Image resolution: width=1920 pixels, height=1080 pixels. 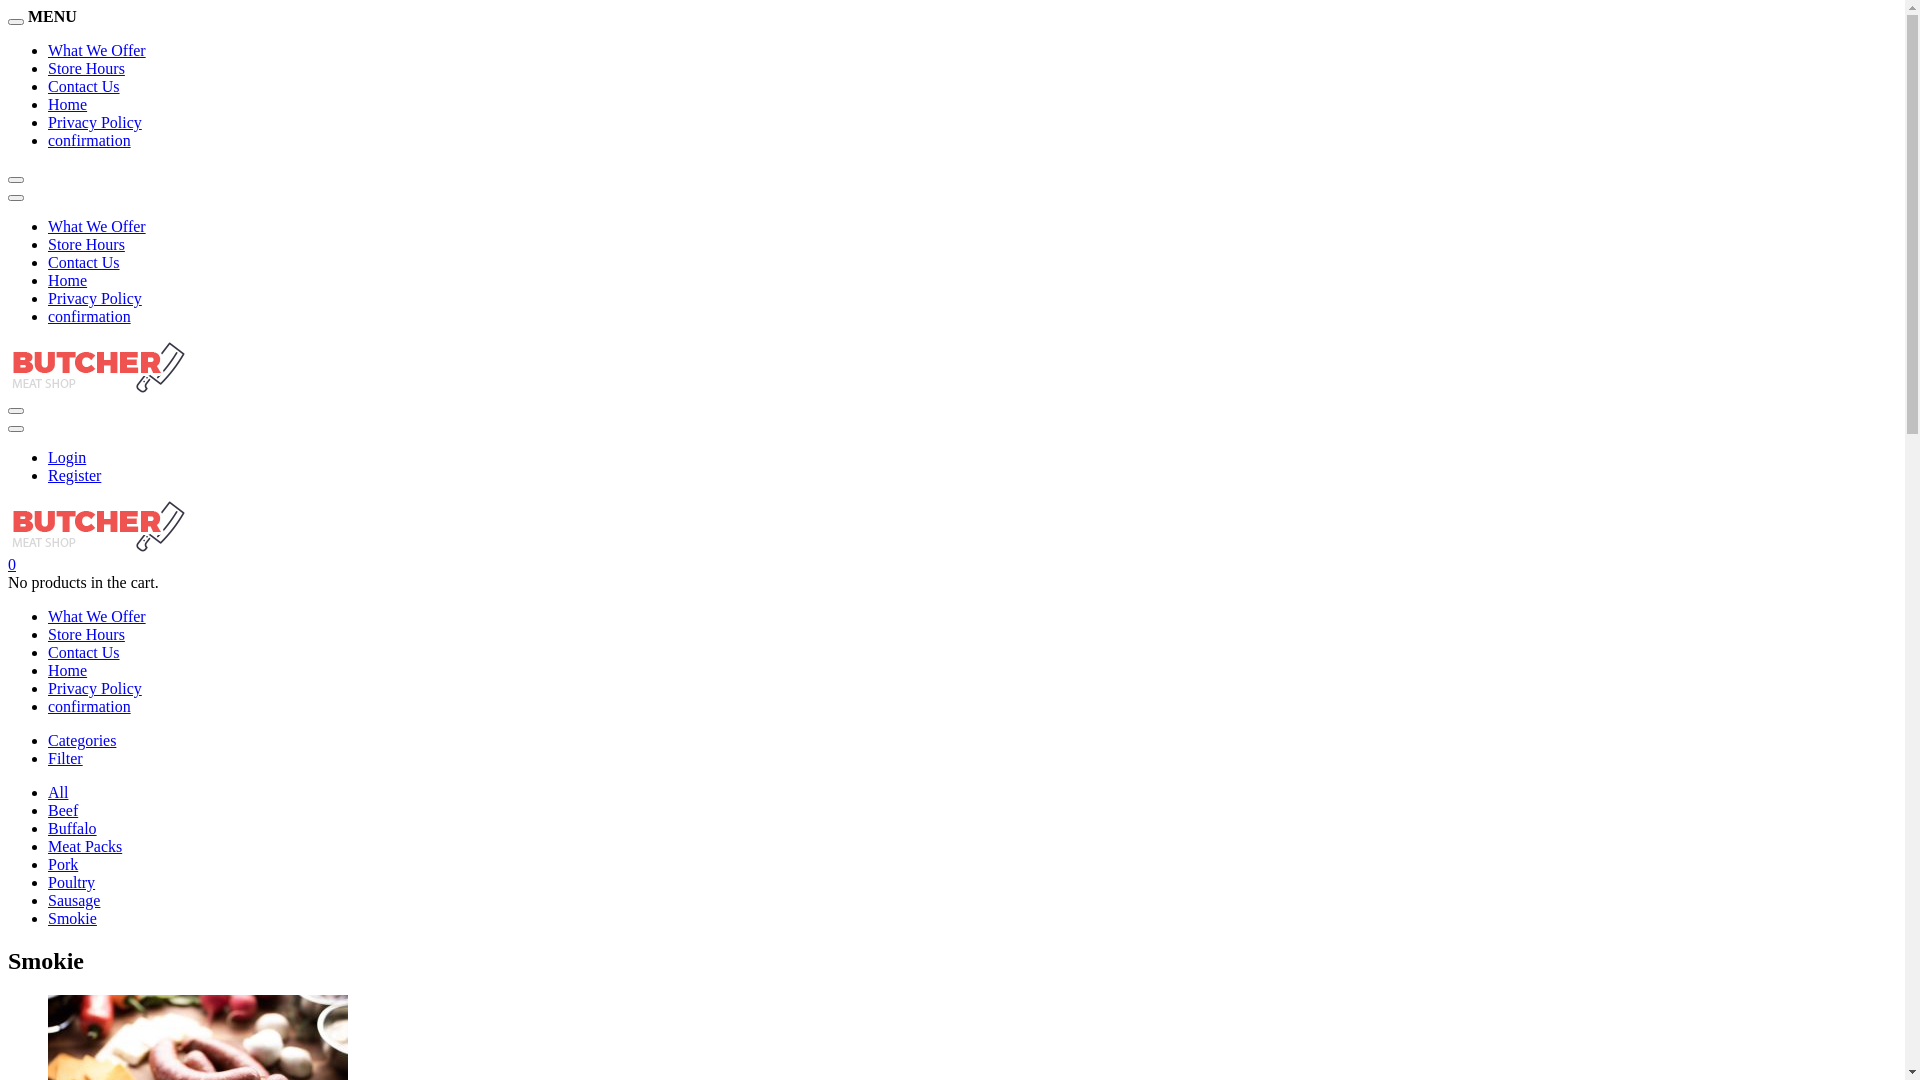 I want to click on '0', so click(x=8, y=564).